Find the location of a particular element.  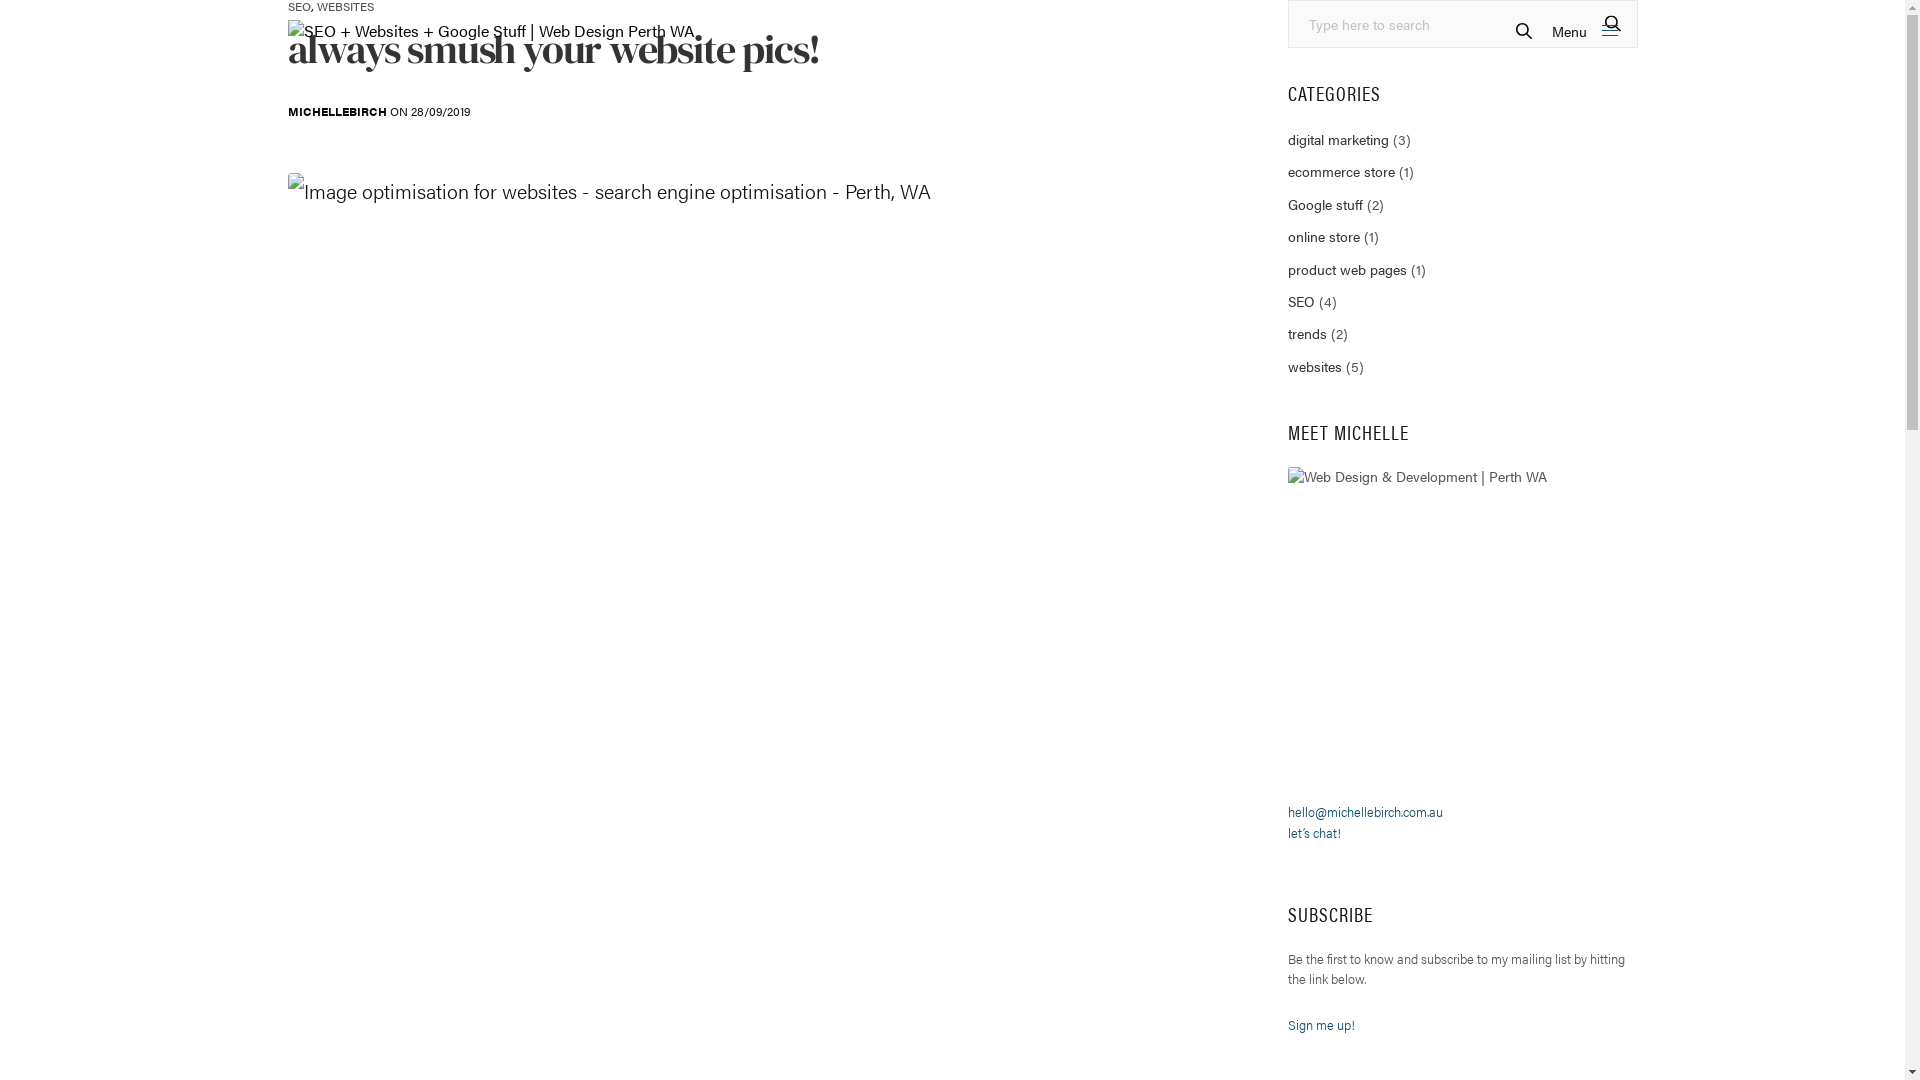

'digital marketing' is located at coordinates (1338, 137).